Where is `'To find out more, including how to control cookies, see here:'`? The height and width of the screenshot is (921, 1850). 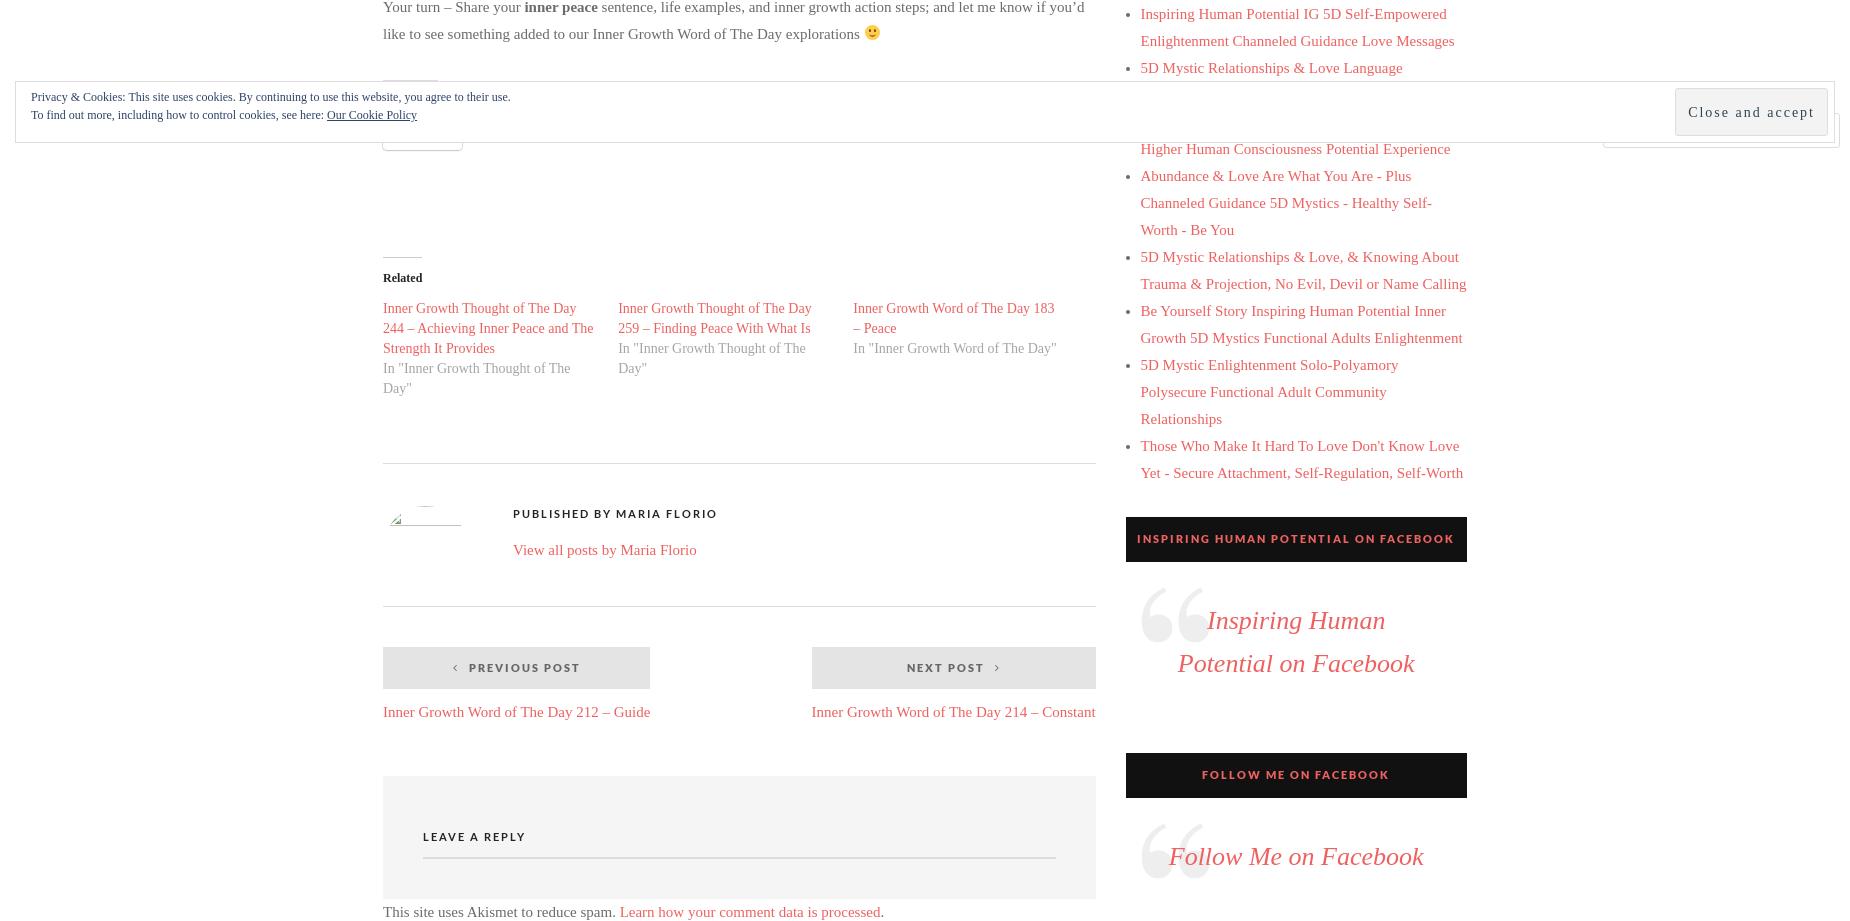 'To find out more, including how to control cookies, see here:' is located at coordinates (178, 115).